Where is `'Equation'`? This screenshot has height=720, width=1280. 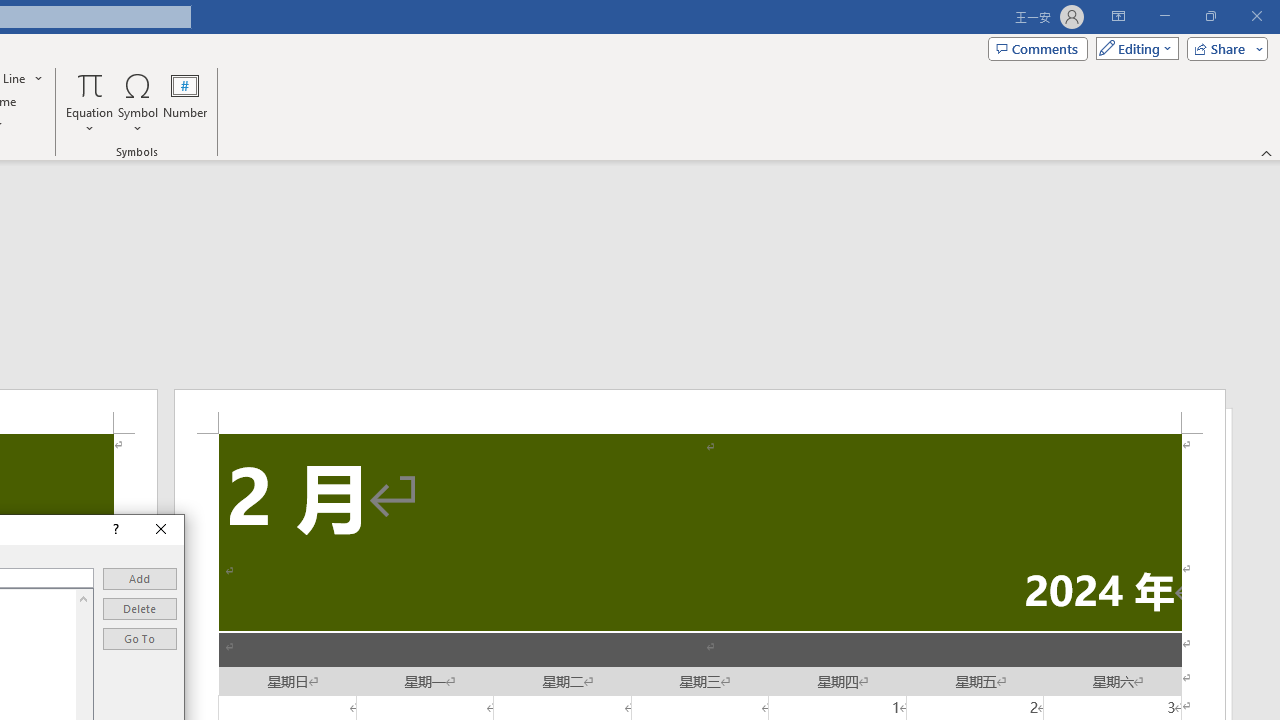 'Equation' is located at coordinates (89, 84).